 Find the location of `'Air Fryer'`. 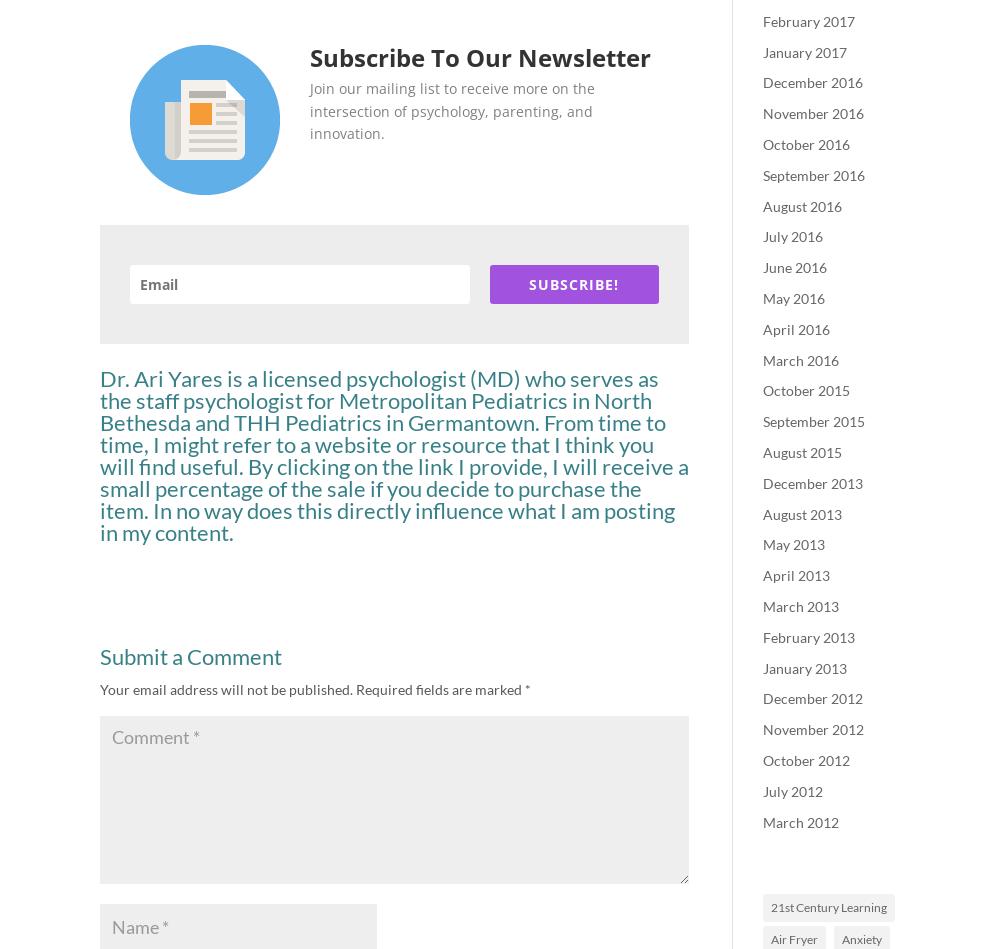

'Air Fryer' is located at coordinates (794, 938).